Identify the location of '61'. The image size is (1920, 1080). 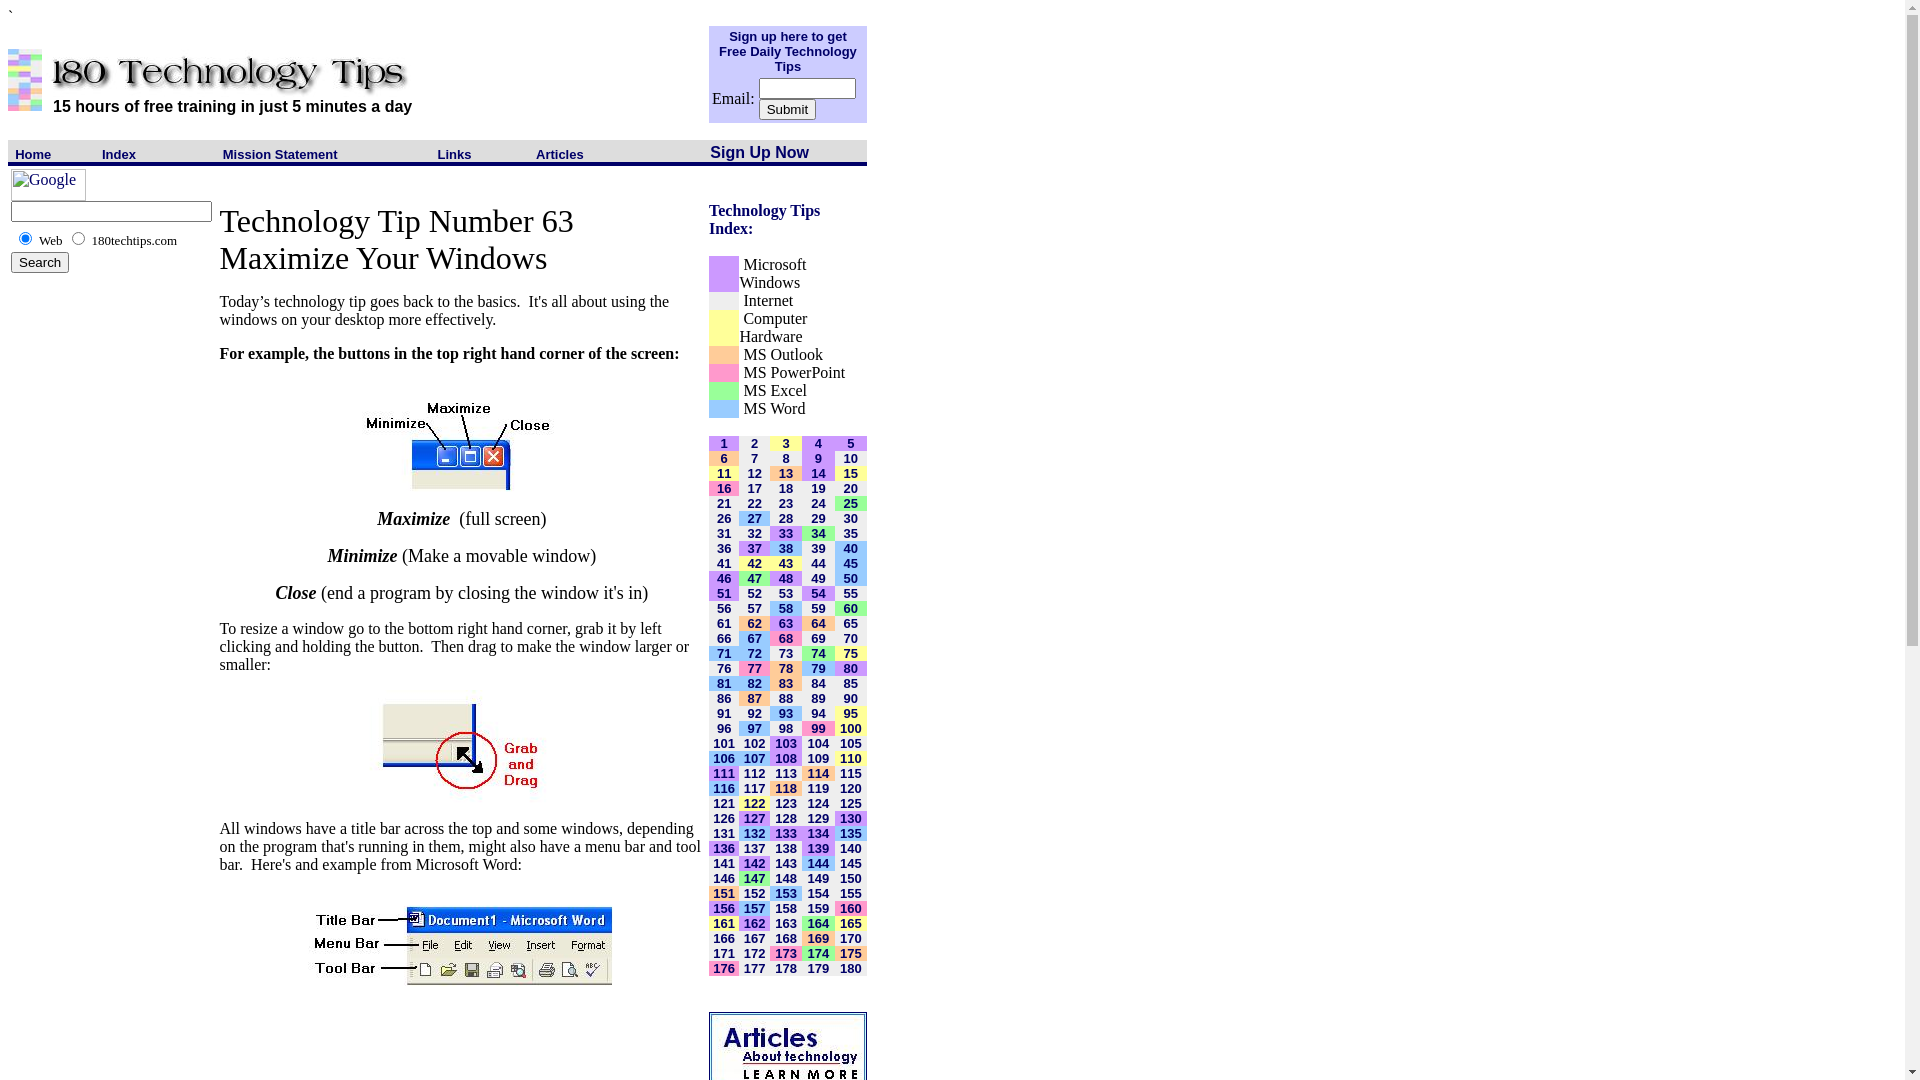
(723, 622).